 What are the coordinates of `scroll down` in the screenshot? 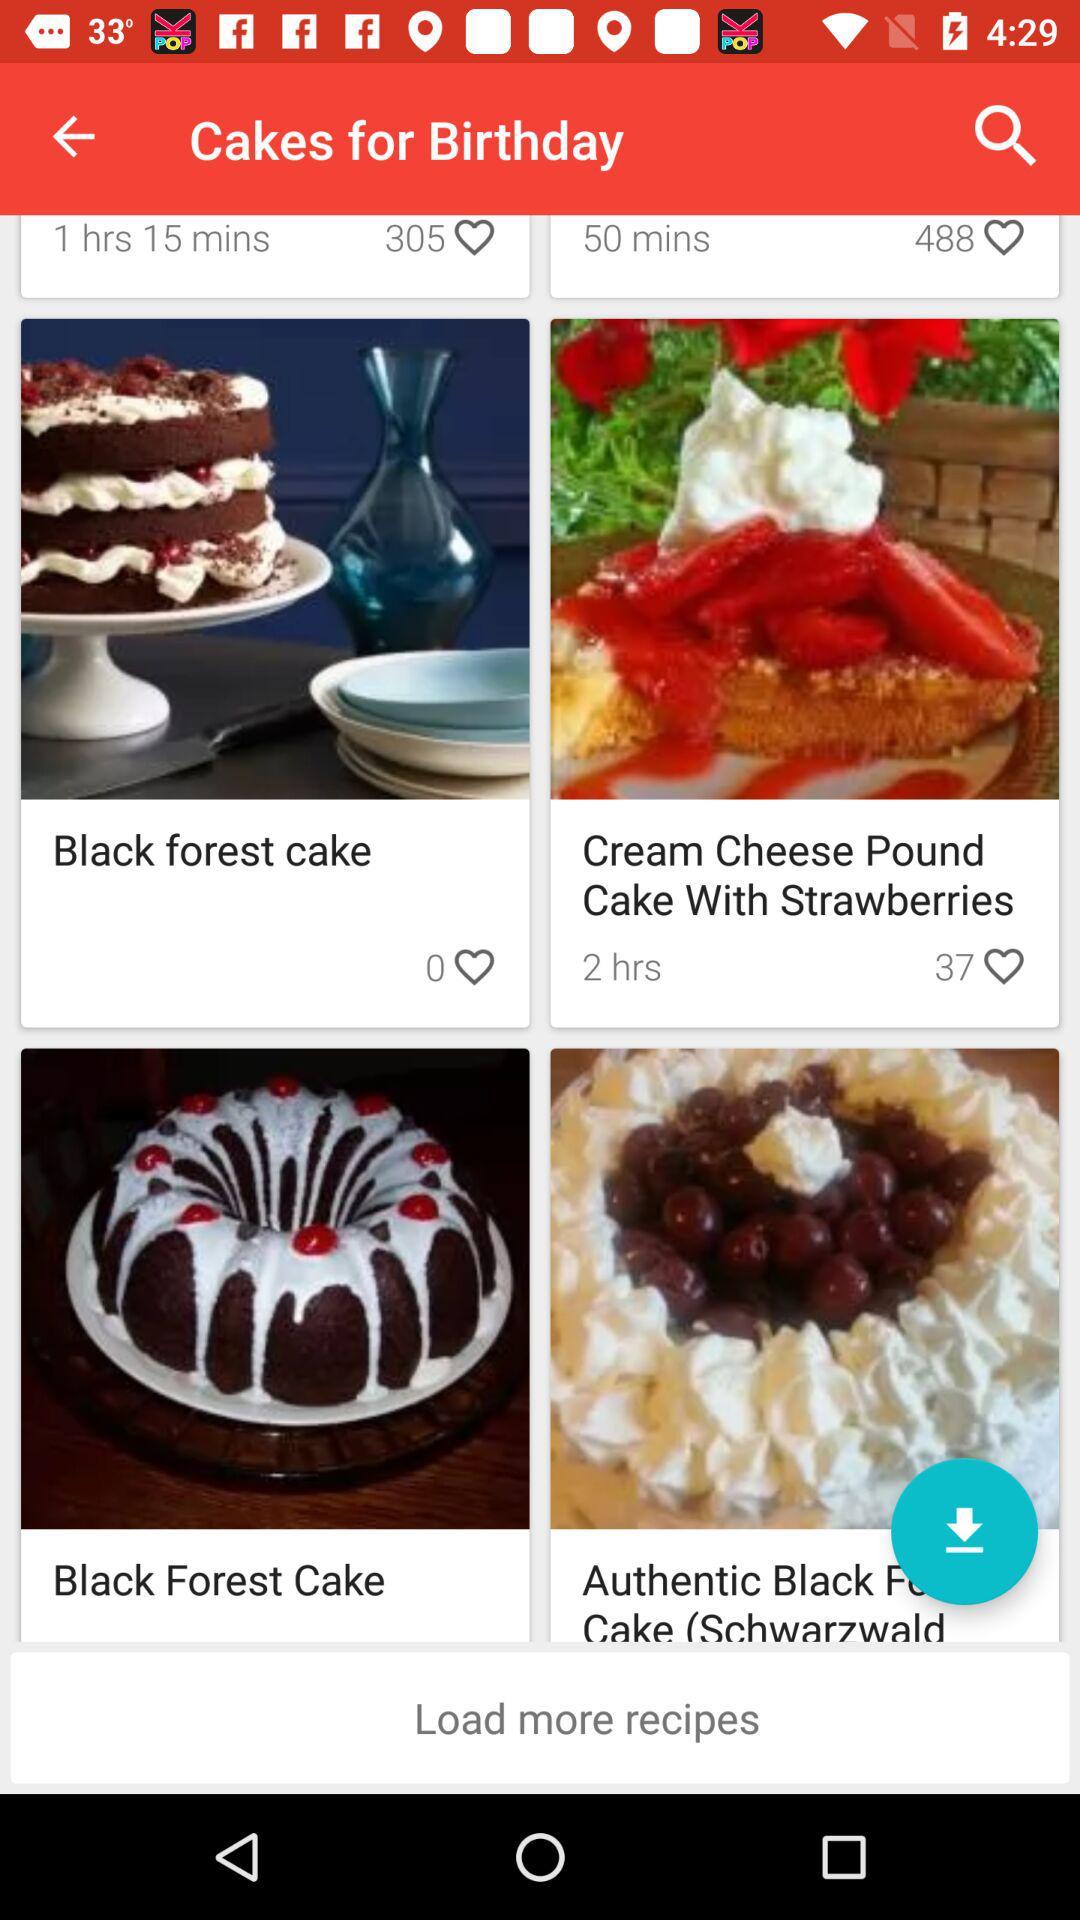 It's located at (963, 1530).